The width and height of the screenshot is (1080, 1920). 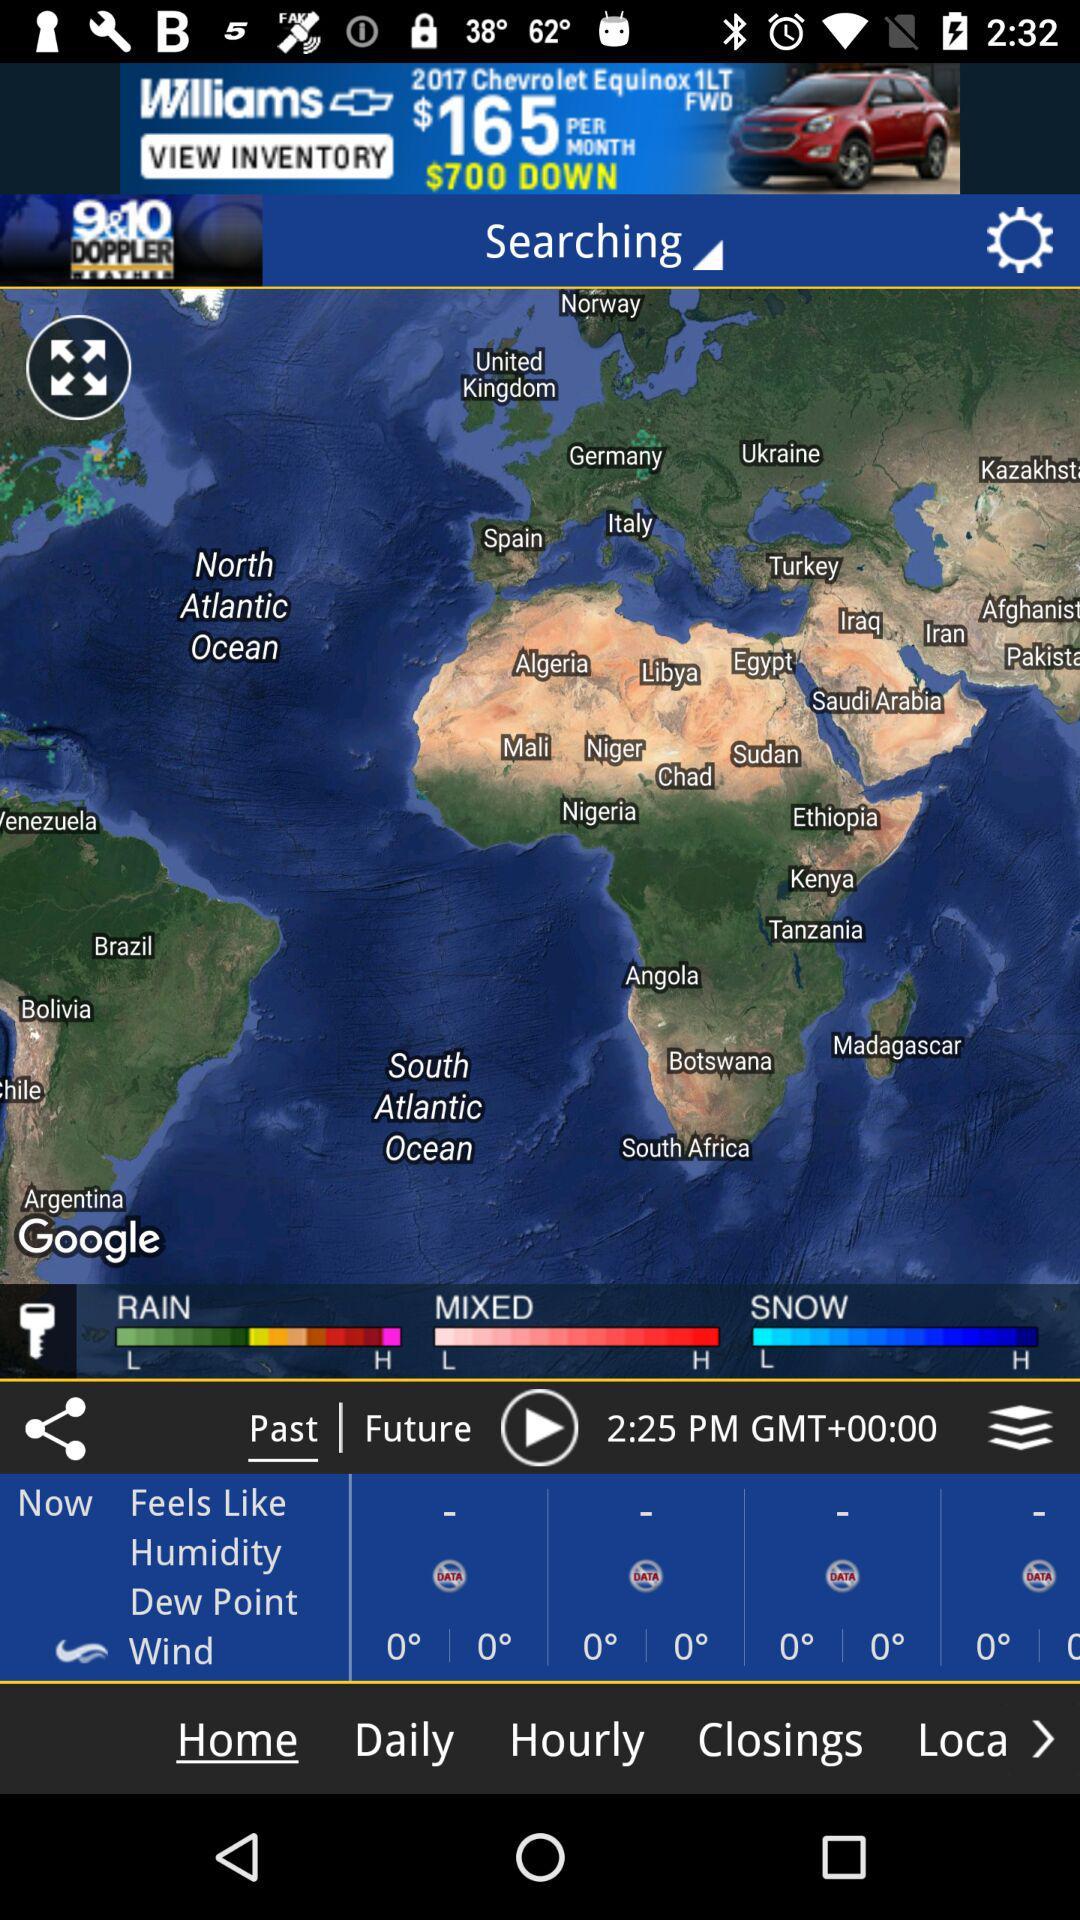 I want to click on the share icon, so click(x=58, y=1426).